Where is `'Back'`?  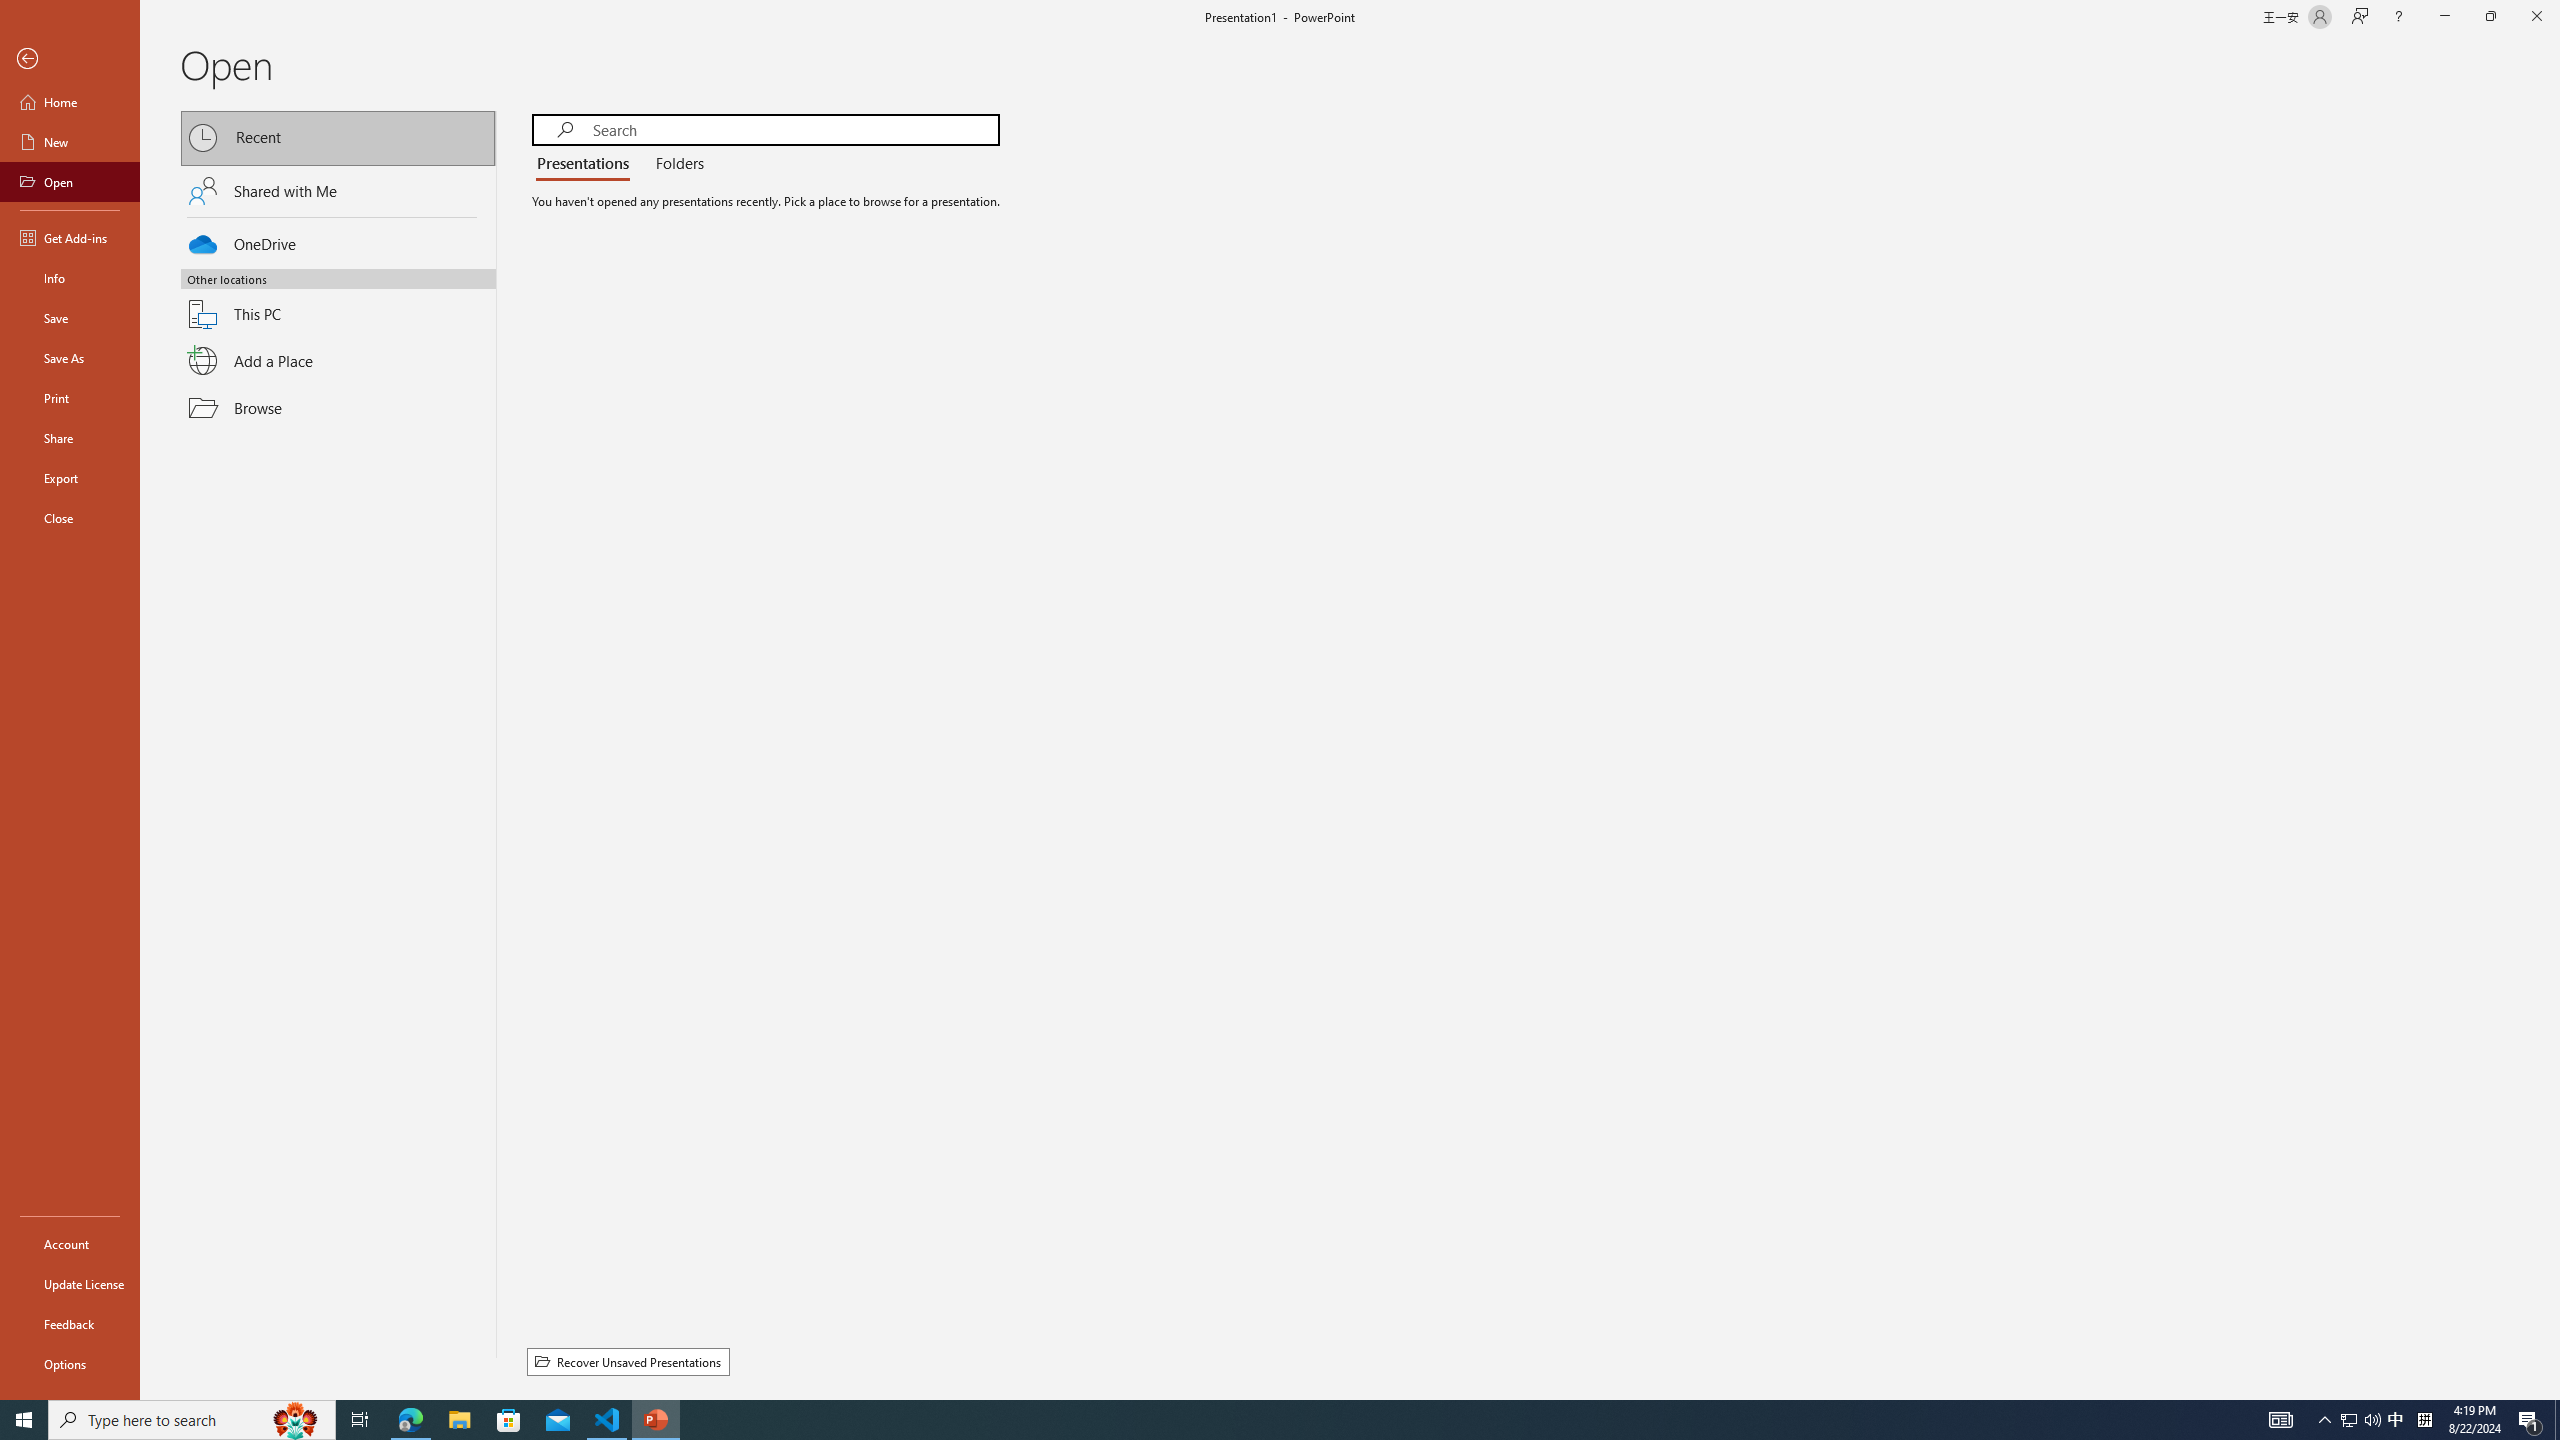 'Back' is located at coordinates (69, 58).